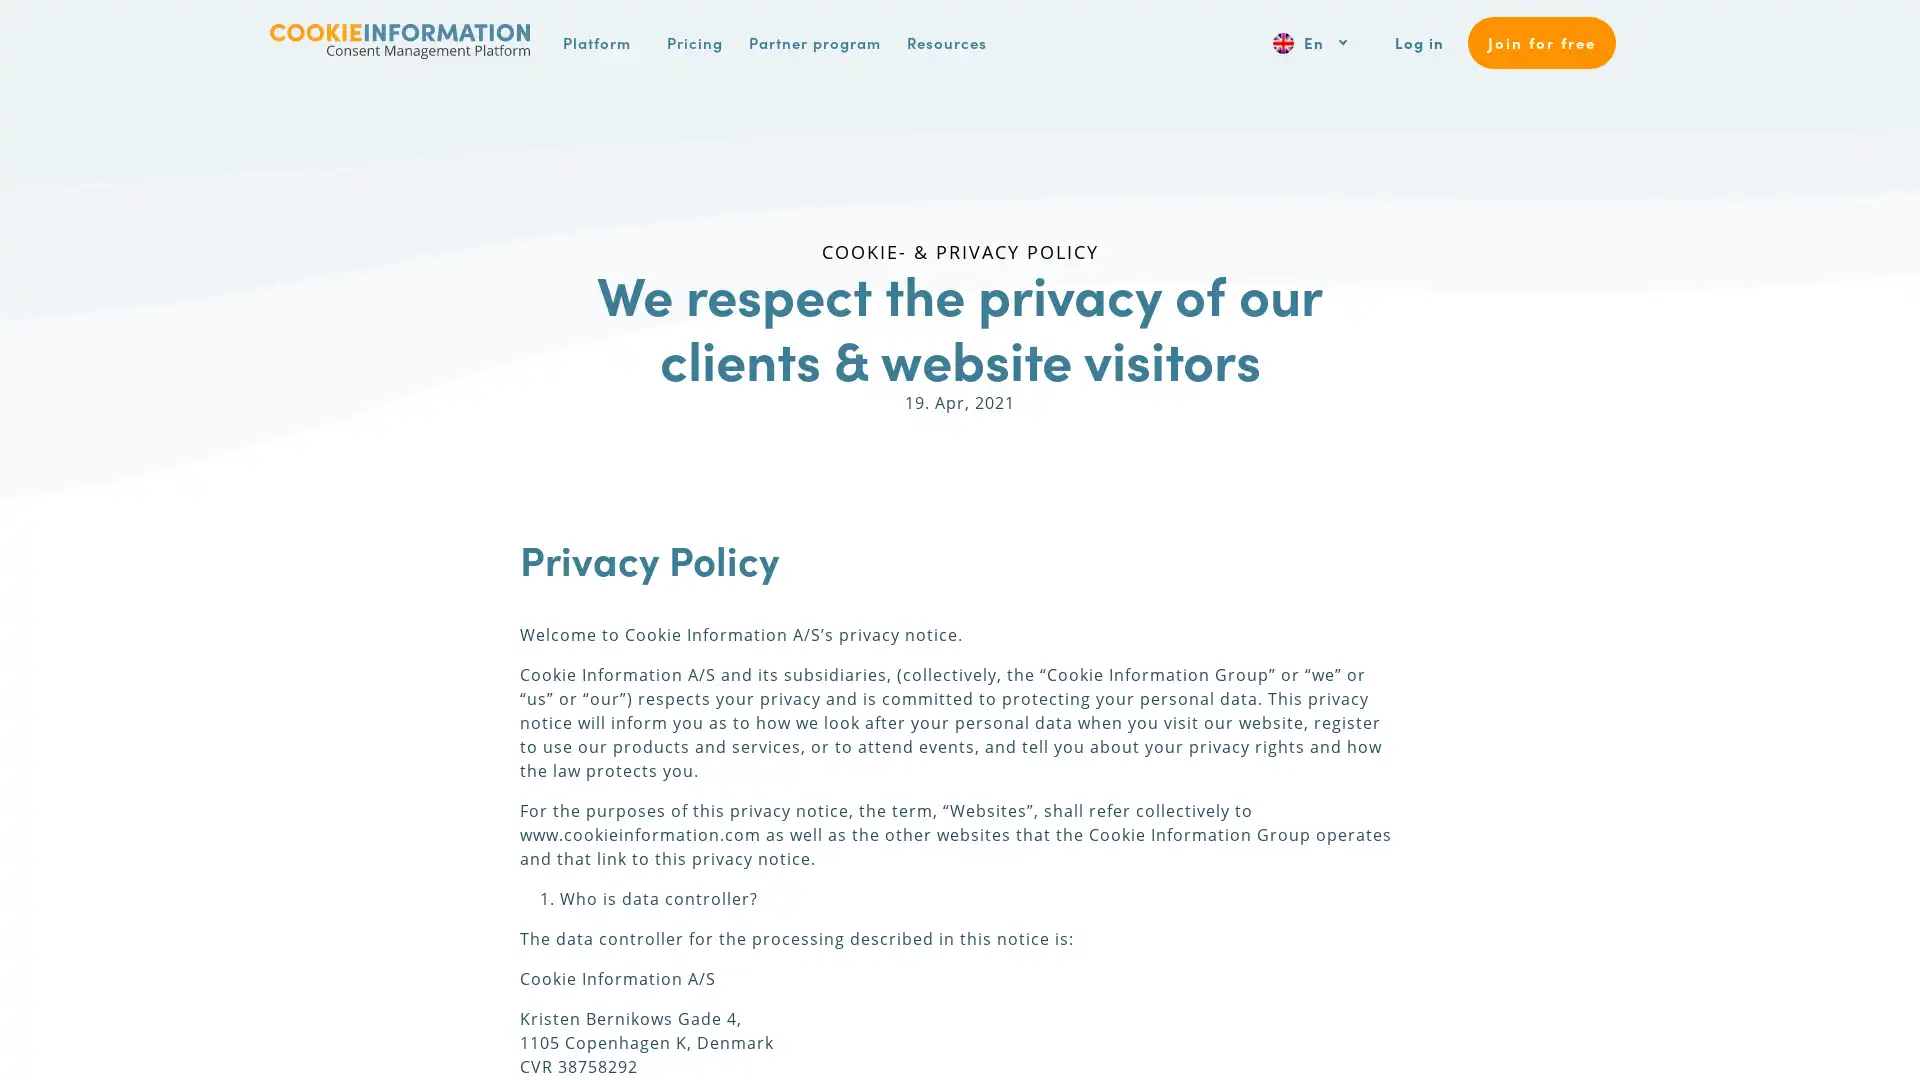 This screenshot has width=1920, height=1080. What do you see at coordinates (1539, 42) in the screenshot?
I see `Join for free` at bounding box center [1539, 42].